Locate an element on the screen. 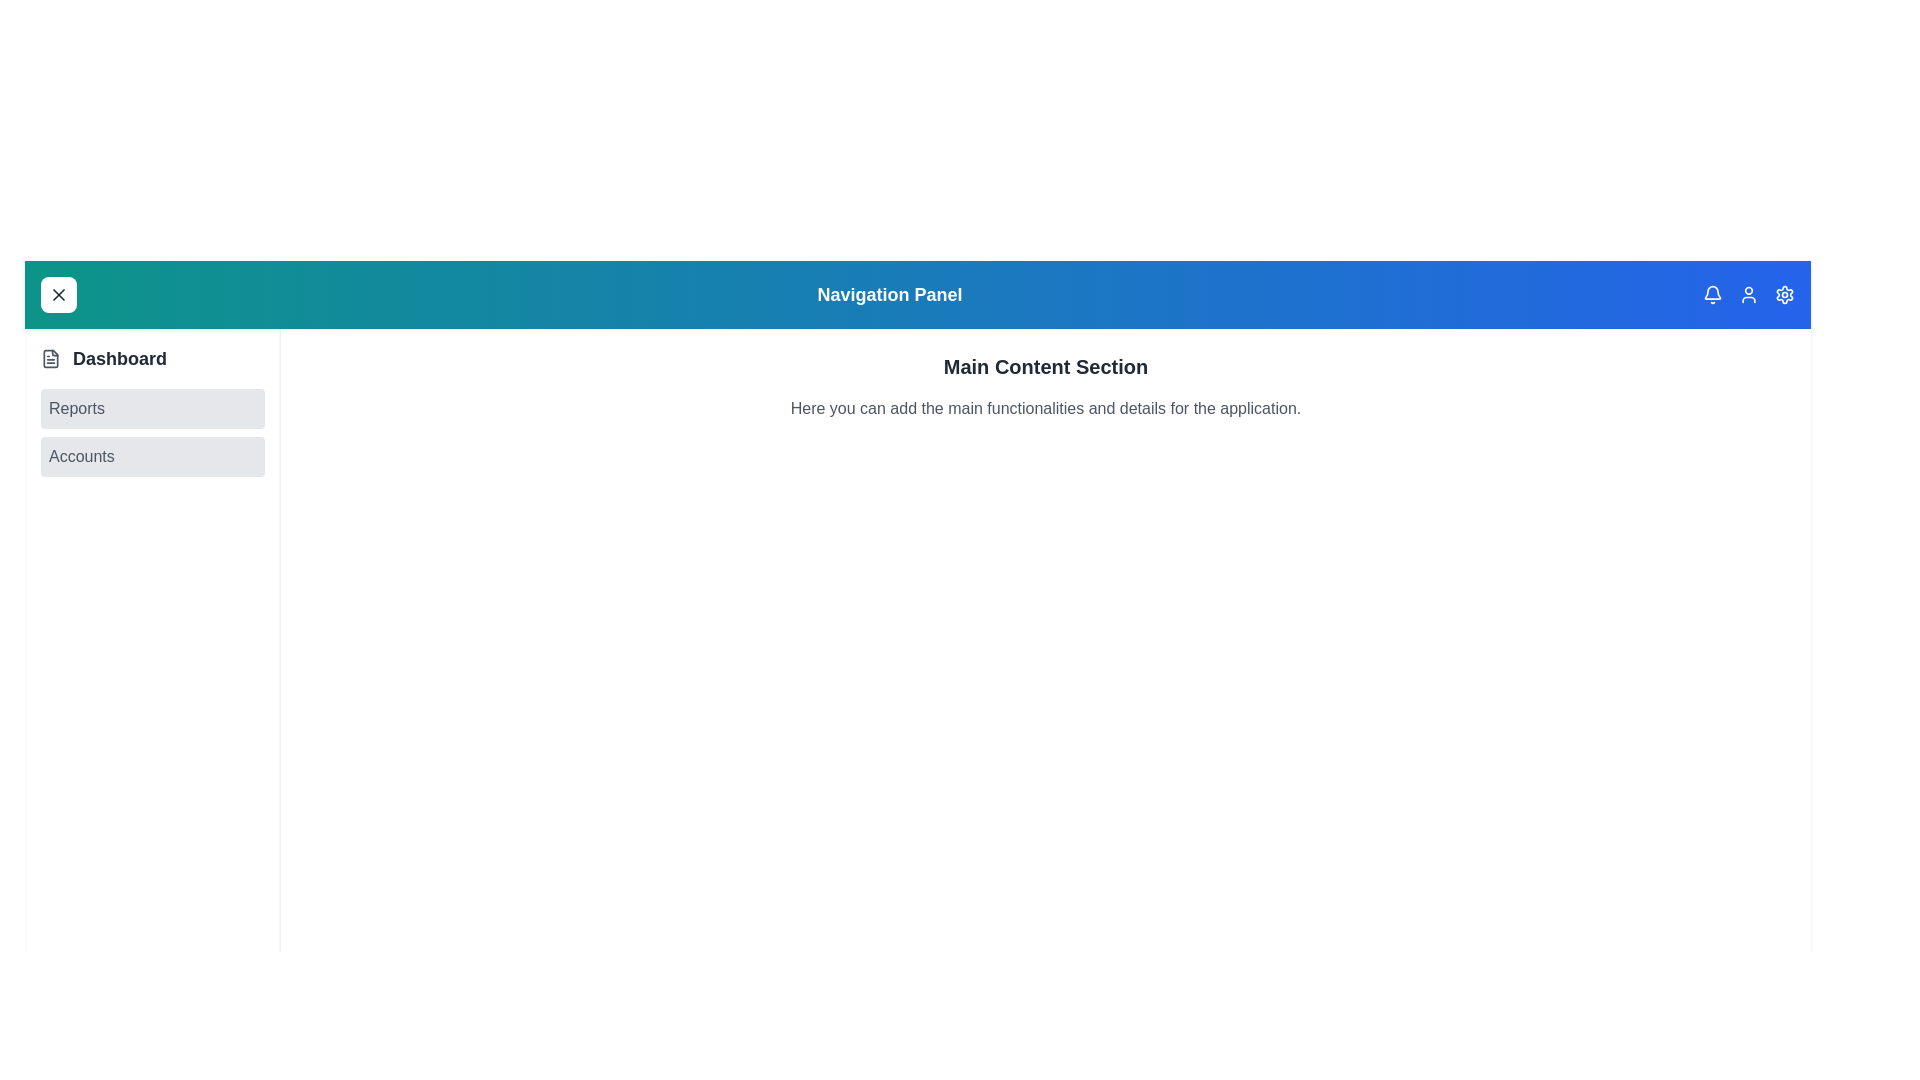 The image size is (1920, 1080). the bell-shaped icon button with a white outline on a blue background is located at coordinates (1712, 294).